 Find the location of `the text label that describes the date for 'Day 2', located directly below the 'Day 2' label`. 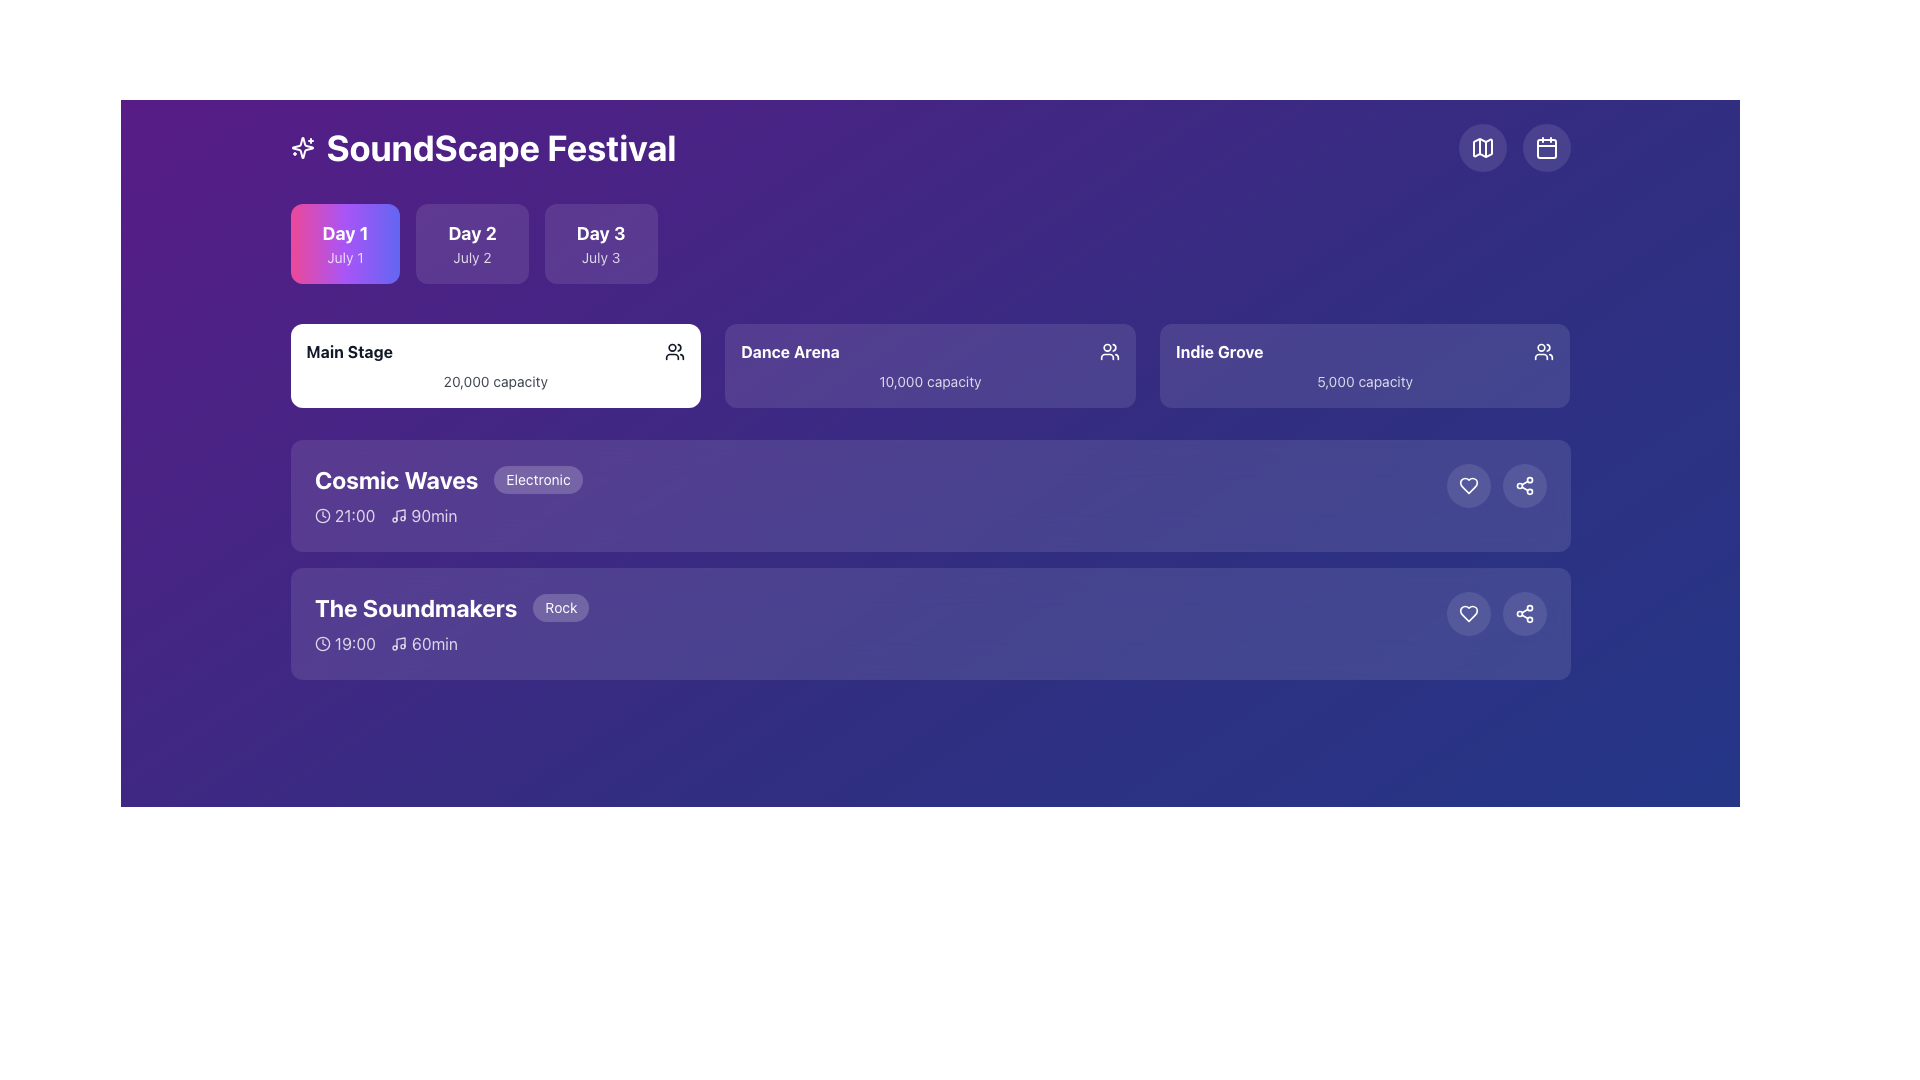

the text label that describes the date for 'Day 2', located directly below the 'Day 2' label is located at coordinates (471, 257).